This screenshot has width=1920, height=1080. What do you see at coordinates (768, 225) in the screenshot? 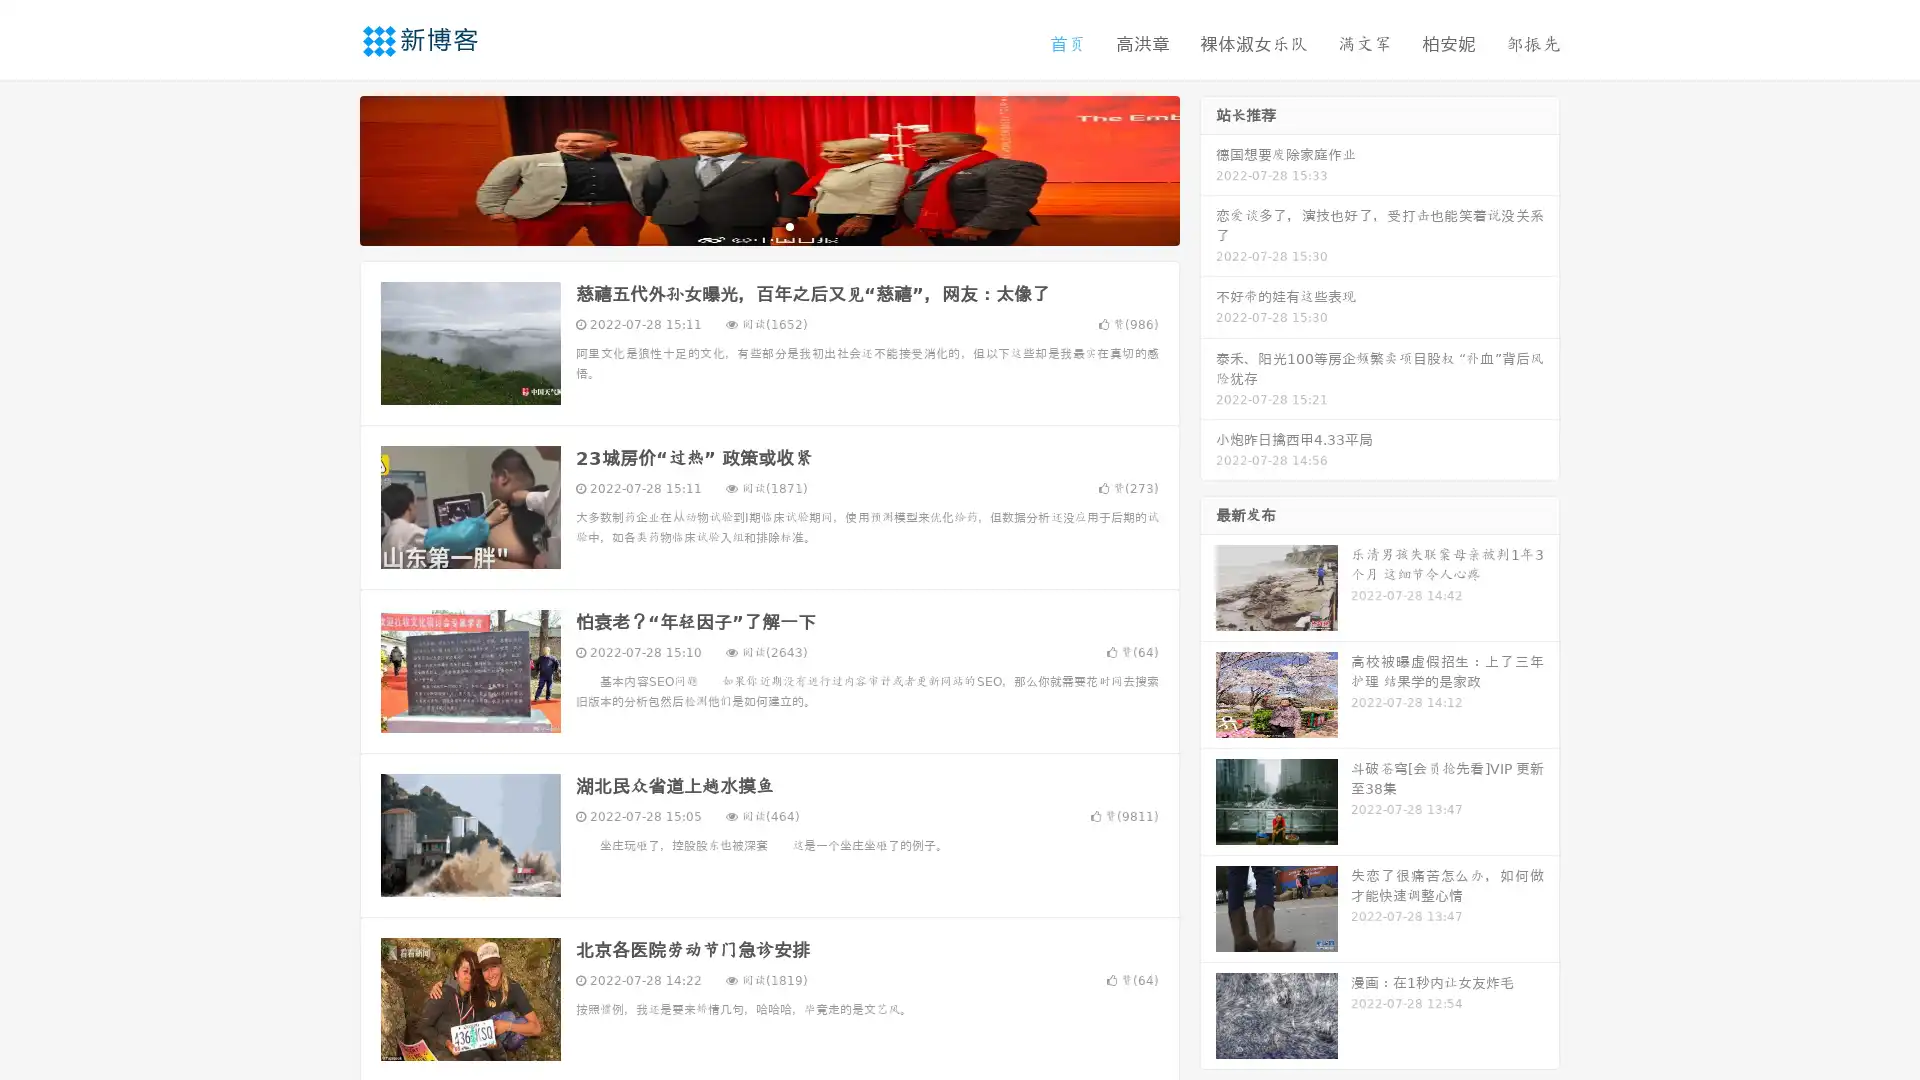
I see `Go to slide 2` at bounding box center [768, 225].